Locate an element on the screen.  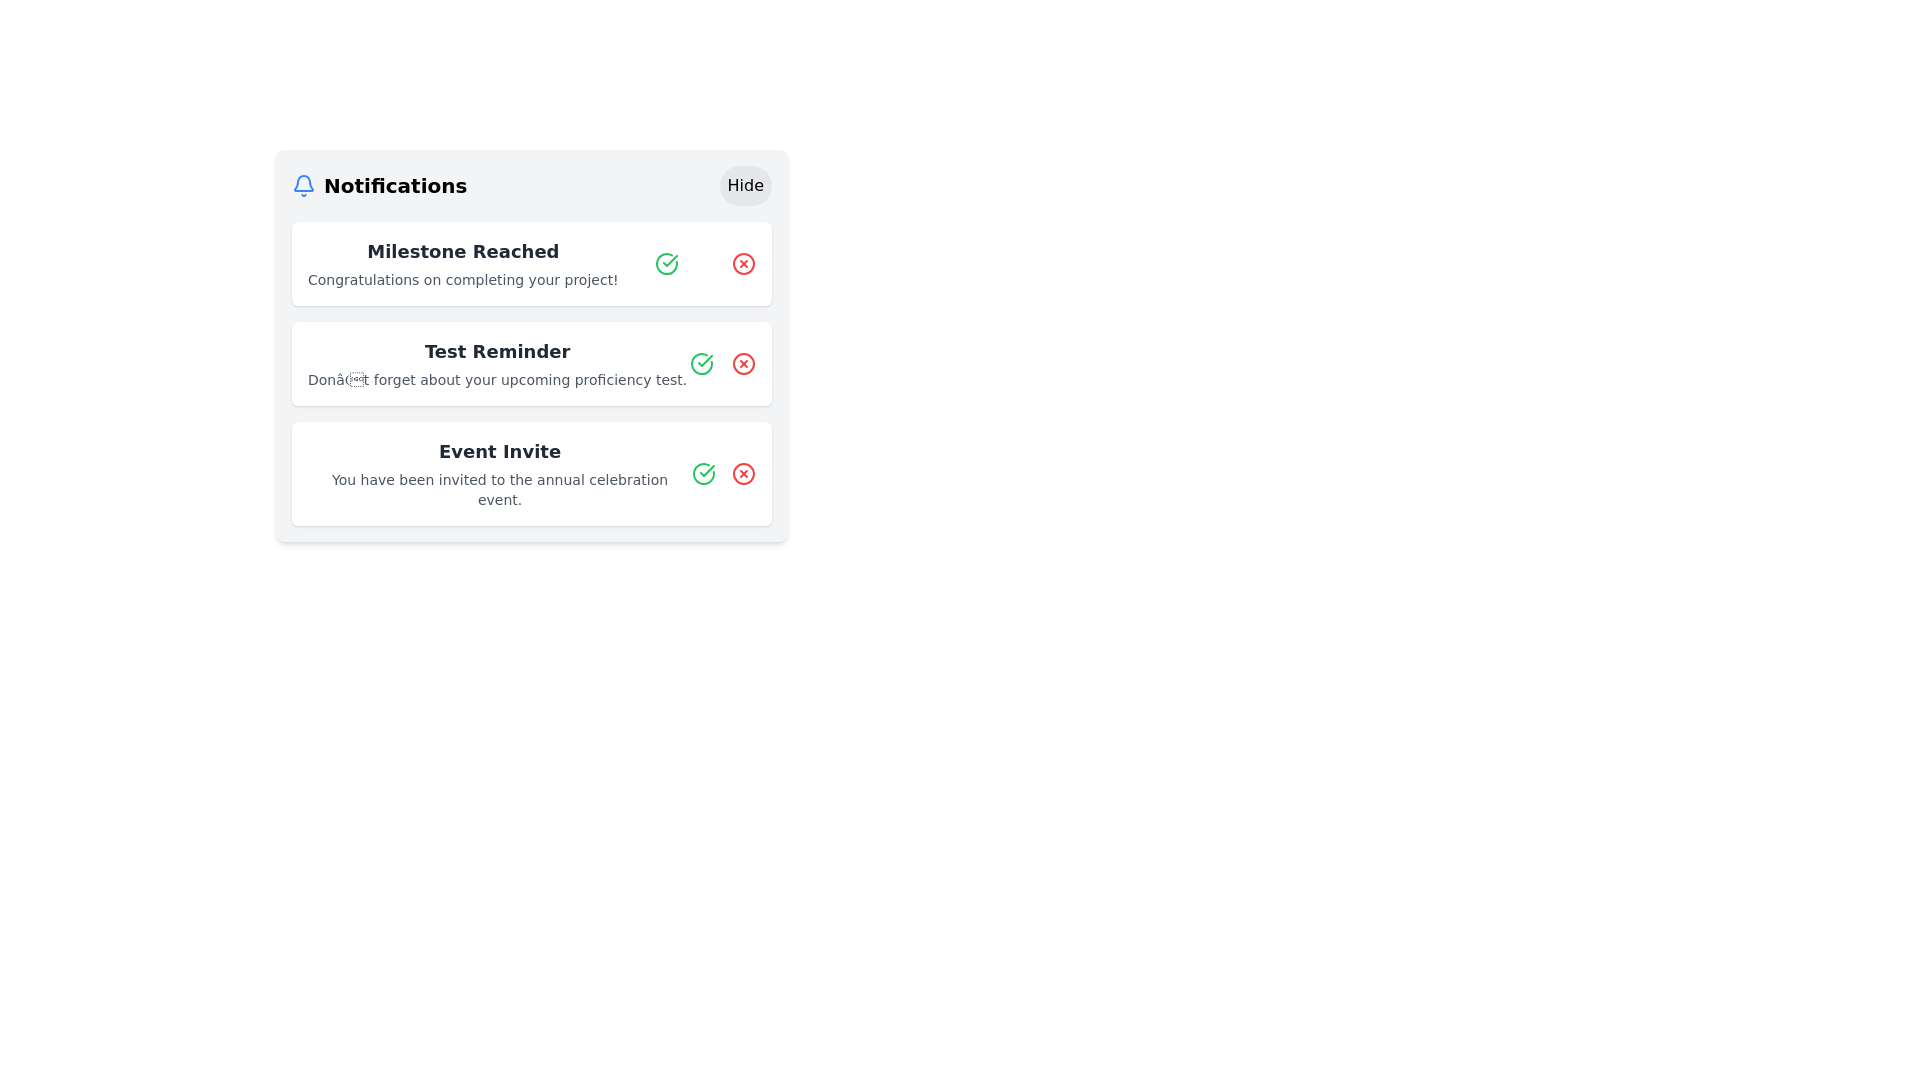
the green checkmark icon located to the right of the 'Test Reminder' notification is located at coordinates (701, 363).